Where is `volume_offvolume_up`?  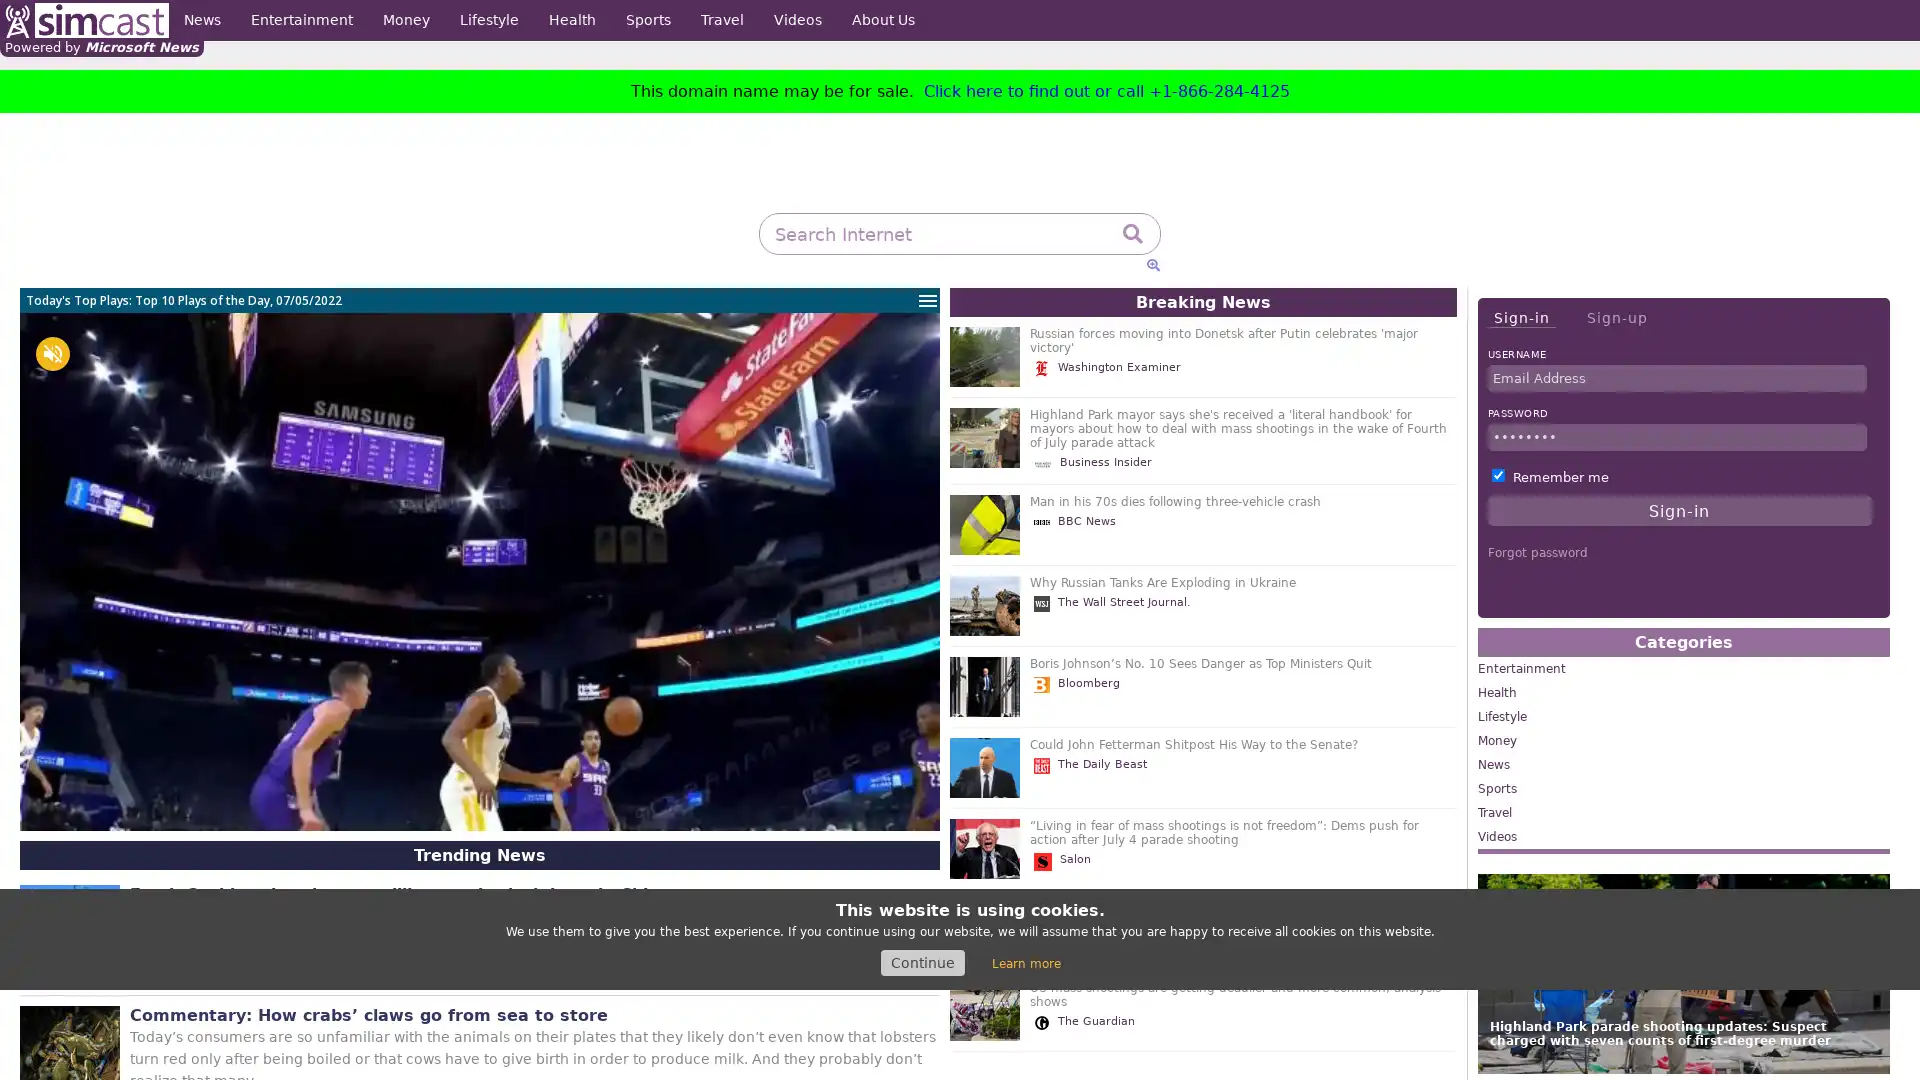
volume_offvolume_up is located at coordinates (52, 353).